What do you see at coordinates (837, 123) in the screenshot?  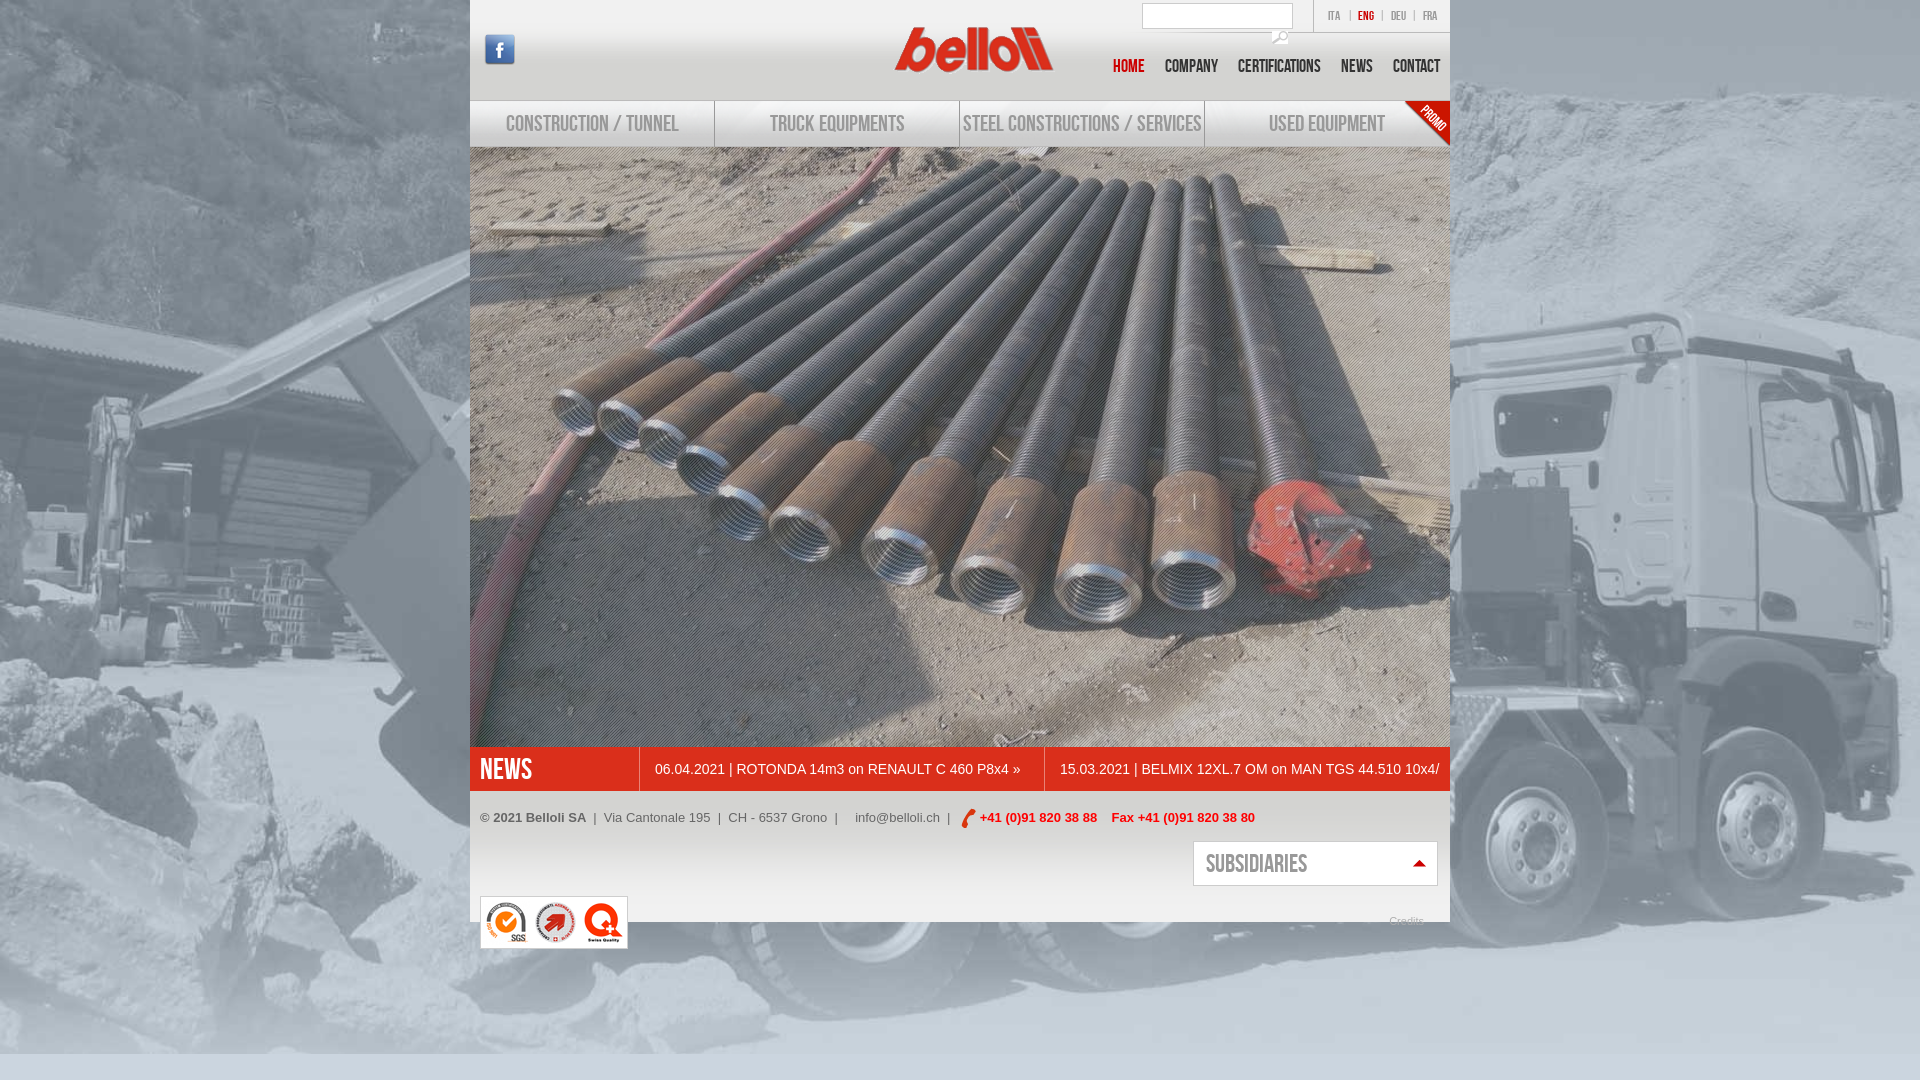 I see `'TRUCK EQUIPMENTS'` at bounding box center [837, 123].